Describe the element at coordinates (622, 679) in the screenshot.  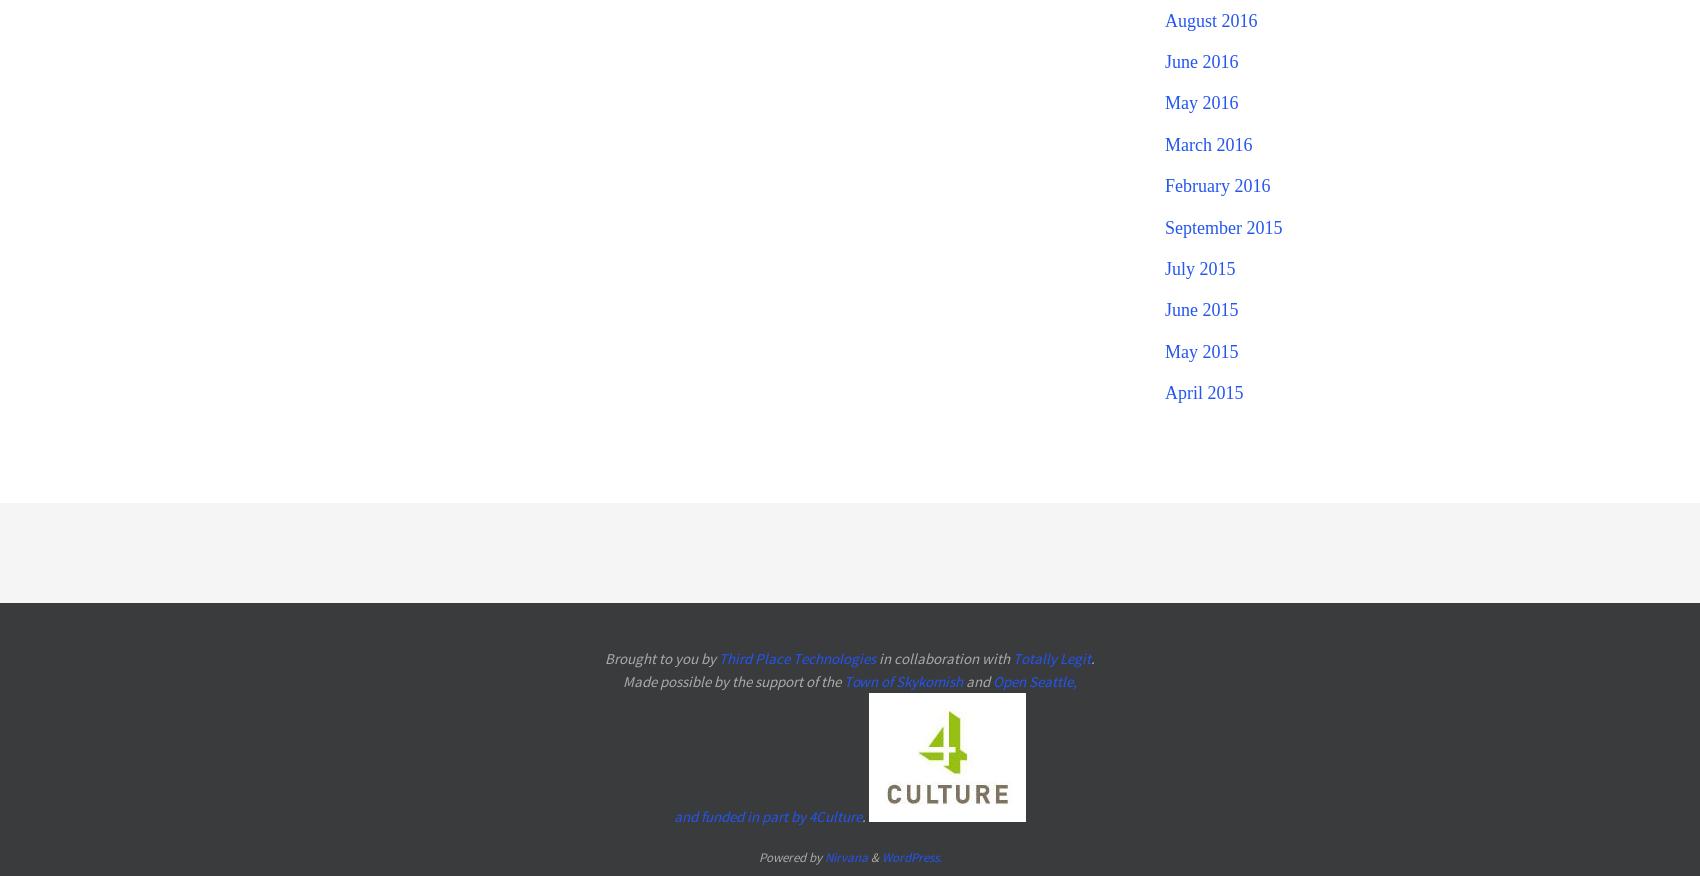
I see `'Made possible by the support of the'` at that location.